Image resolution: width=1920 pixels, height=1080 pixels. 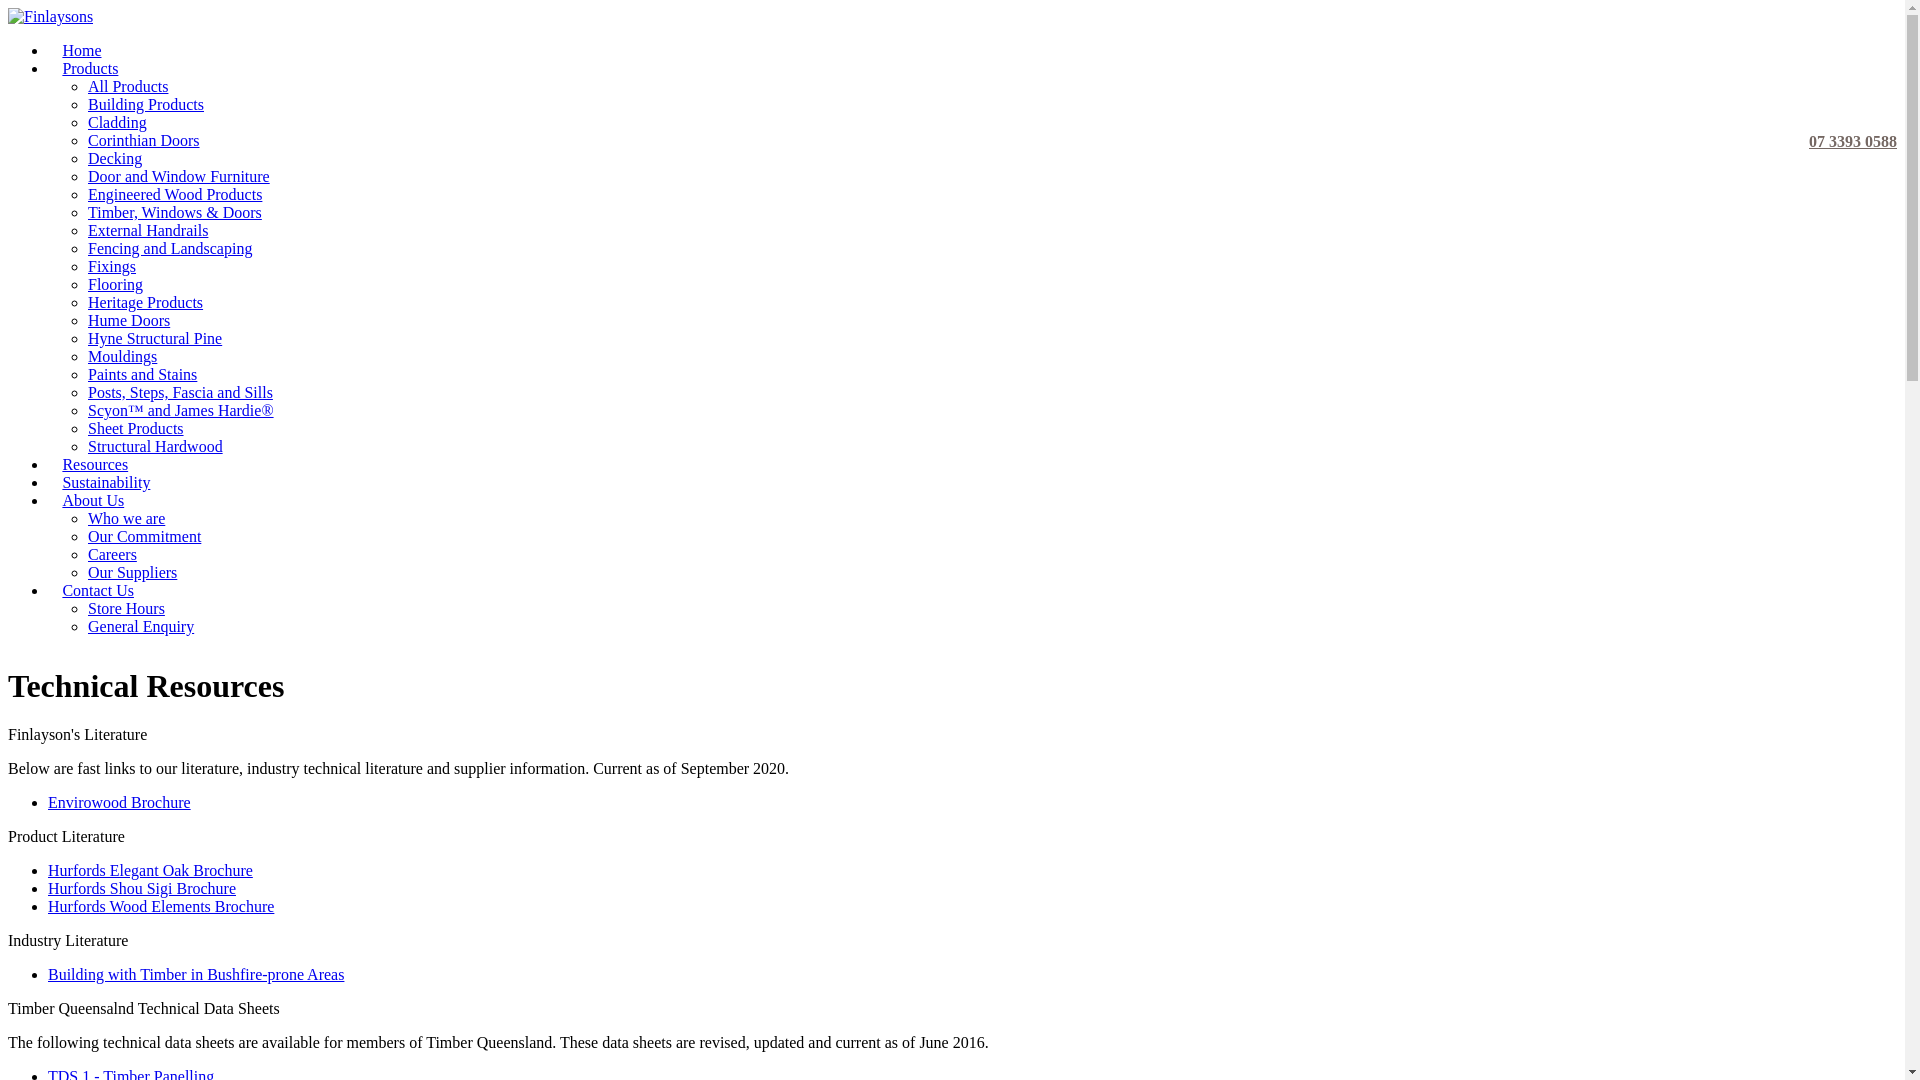 I want to click on 'All Products', so click(x=127, y=85).